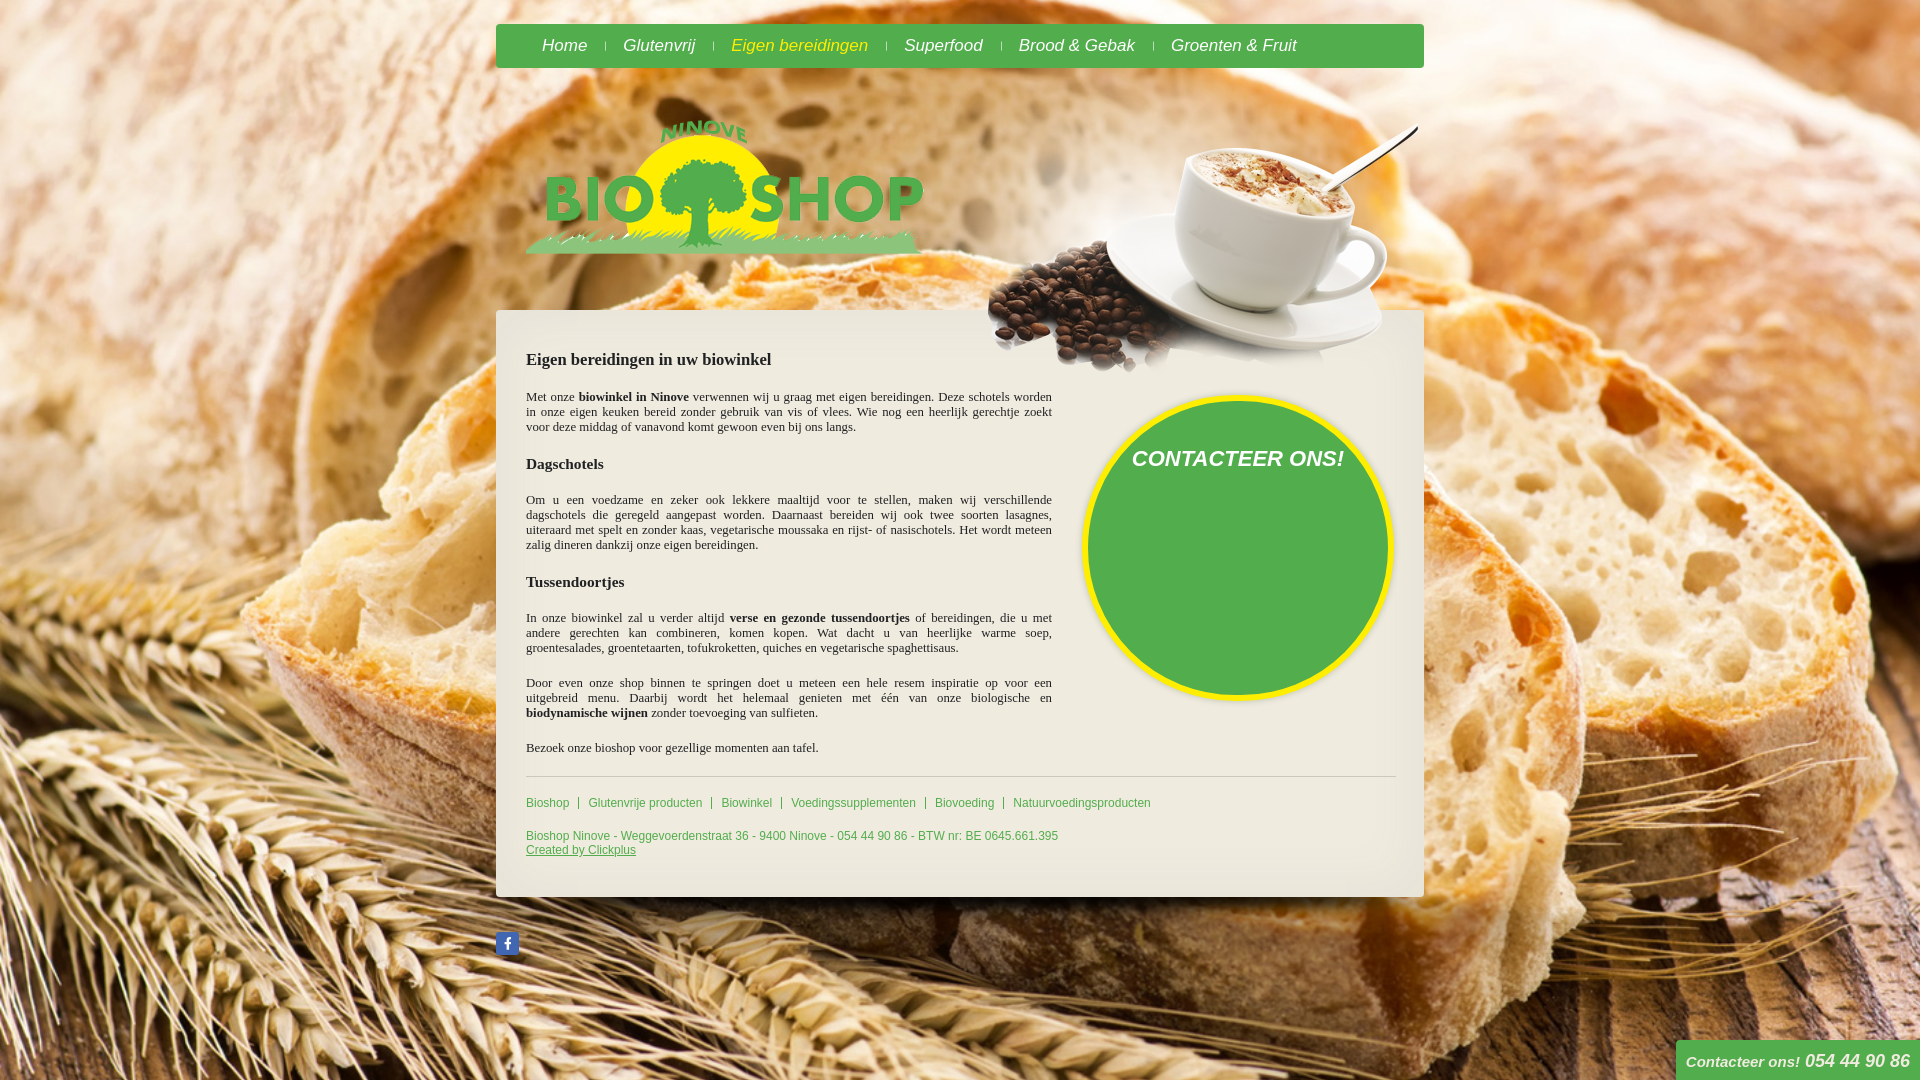 The image size is (1920, 1080). Describe the element at coordinates (1080, 801) in the screenshot. I see `'Natuurvoedingsproducten'` at that location.